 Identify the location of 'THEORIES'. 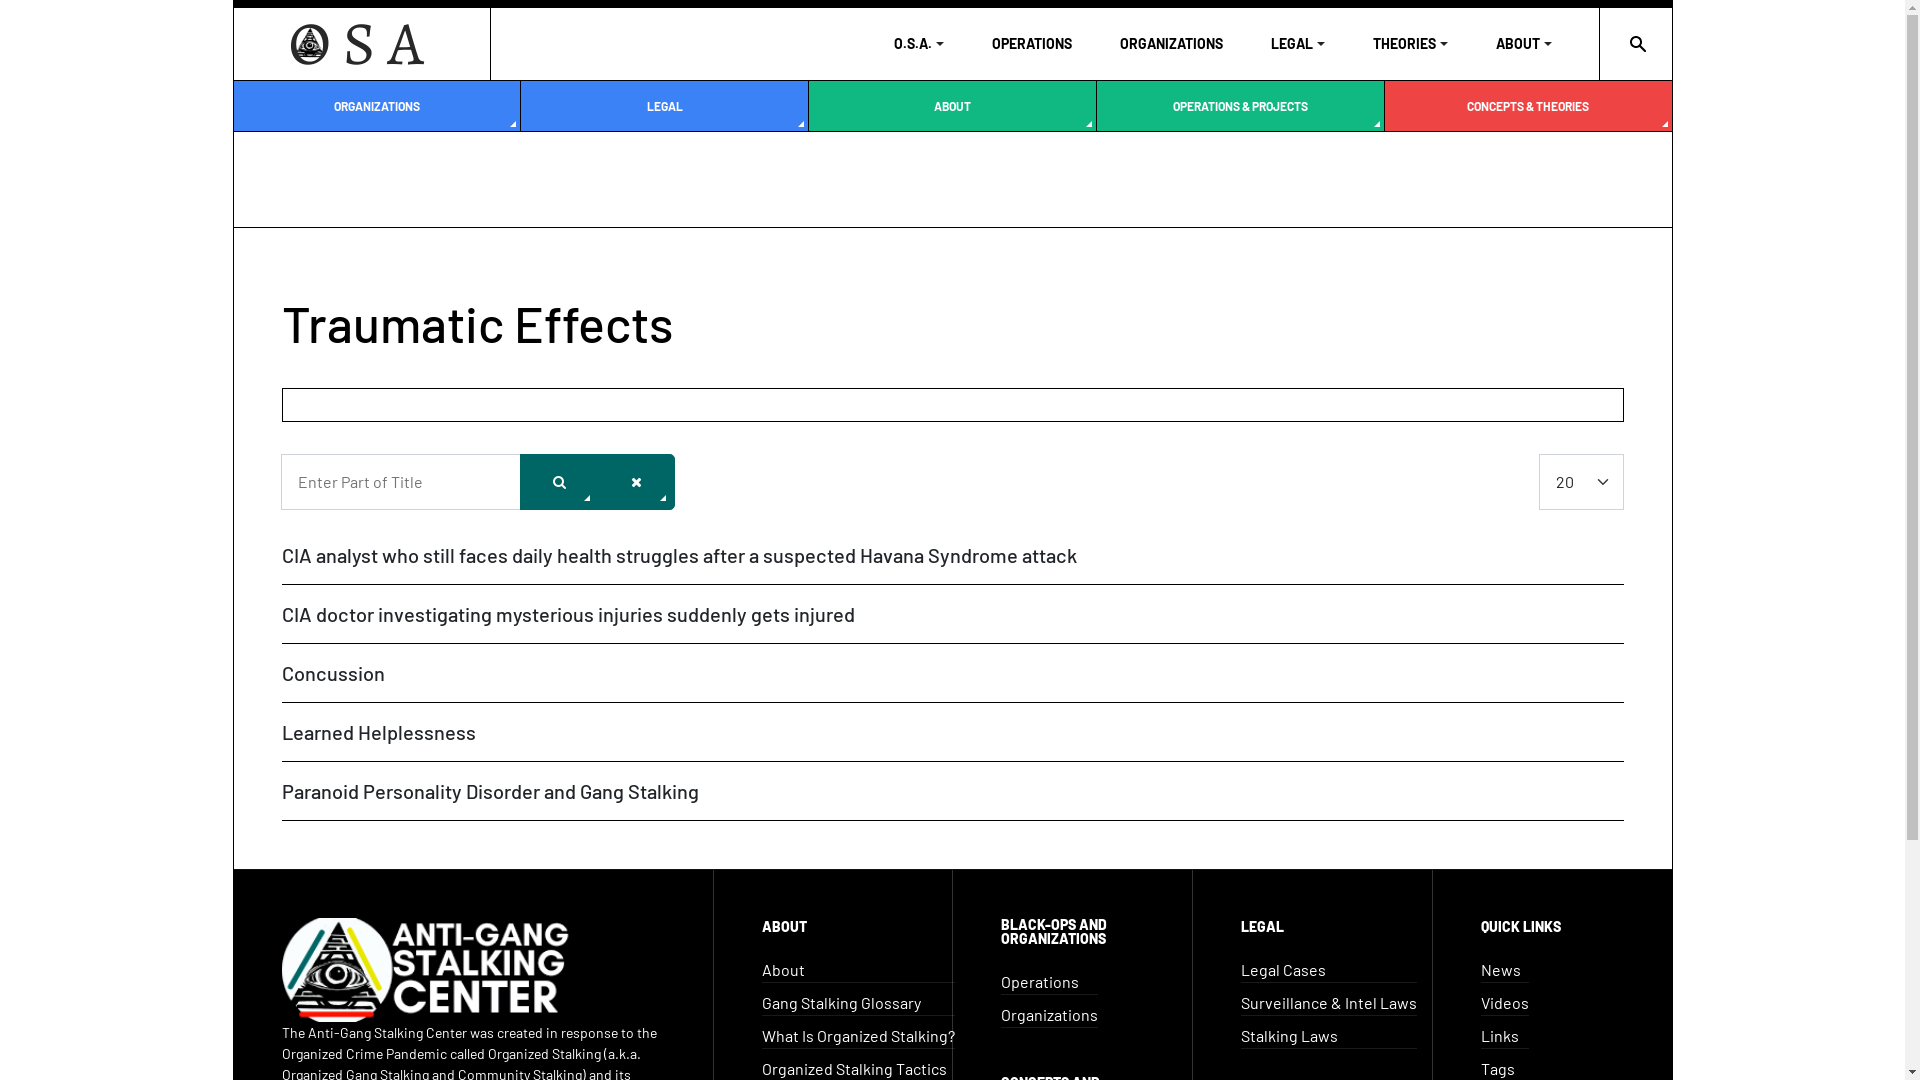
(1371, 43).